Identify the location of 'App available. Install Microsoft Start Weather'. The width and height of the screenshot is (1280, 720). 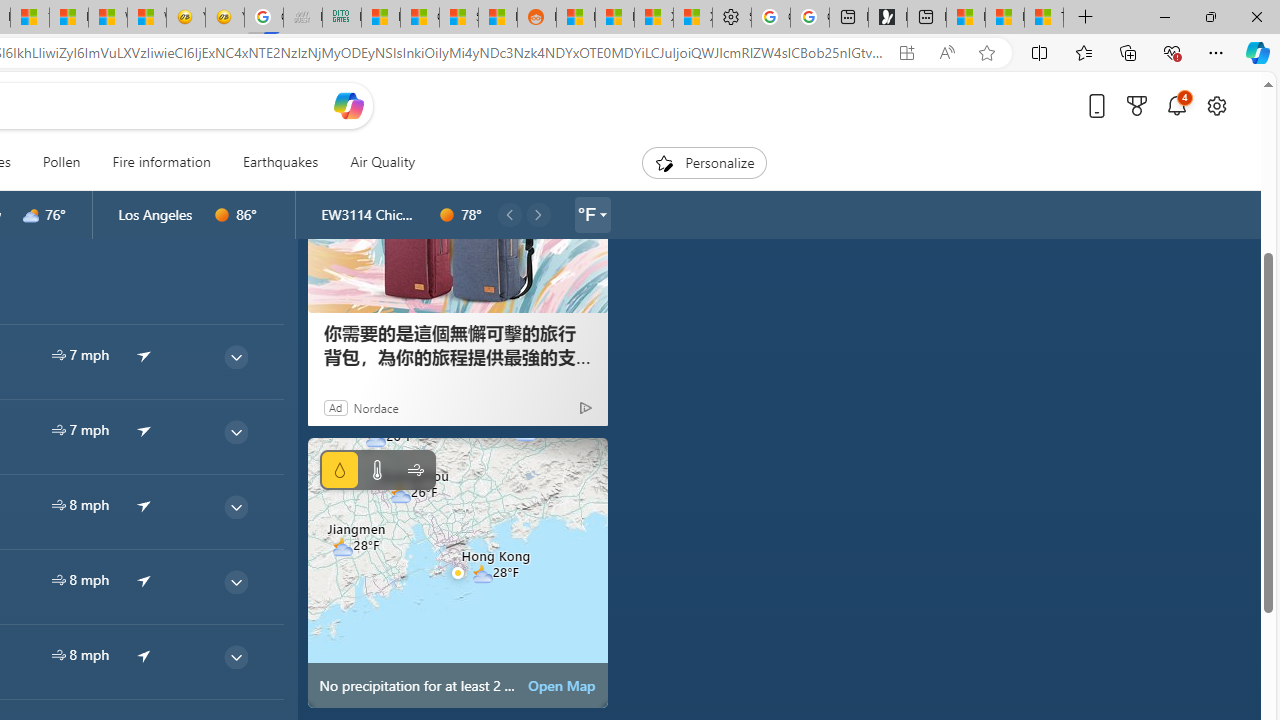
(905, 52).